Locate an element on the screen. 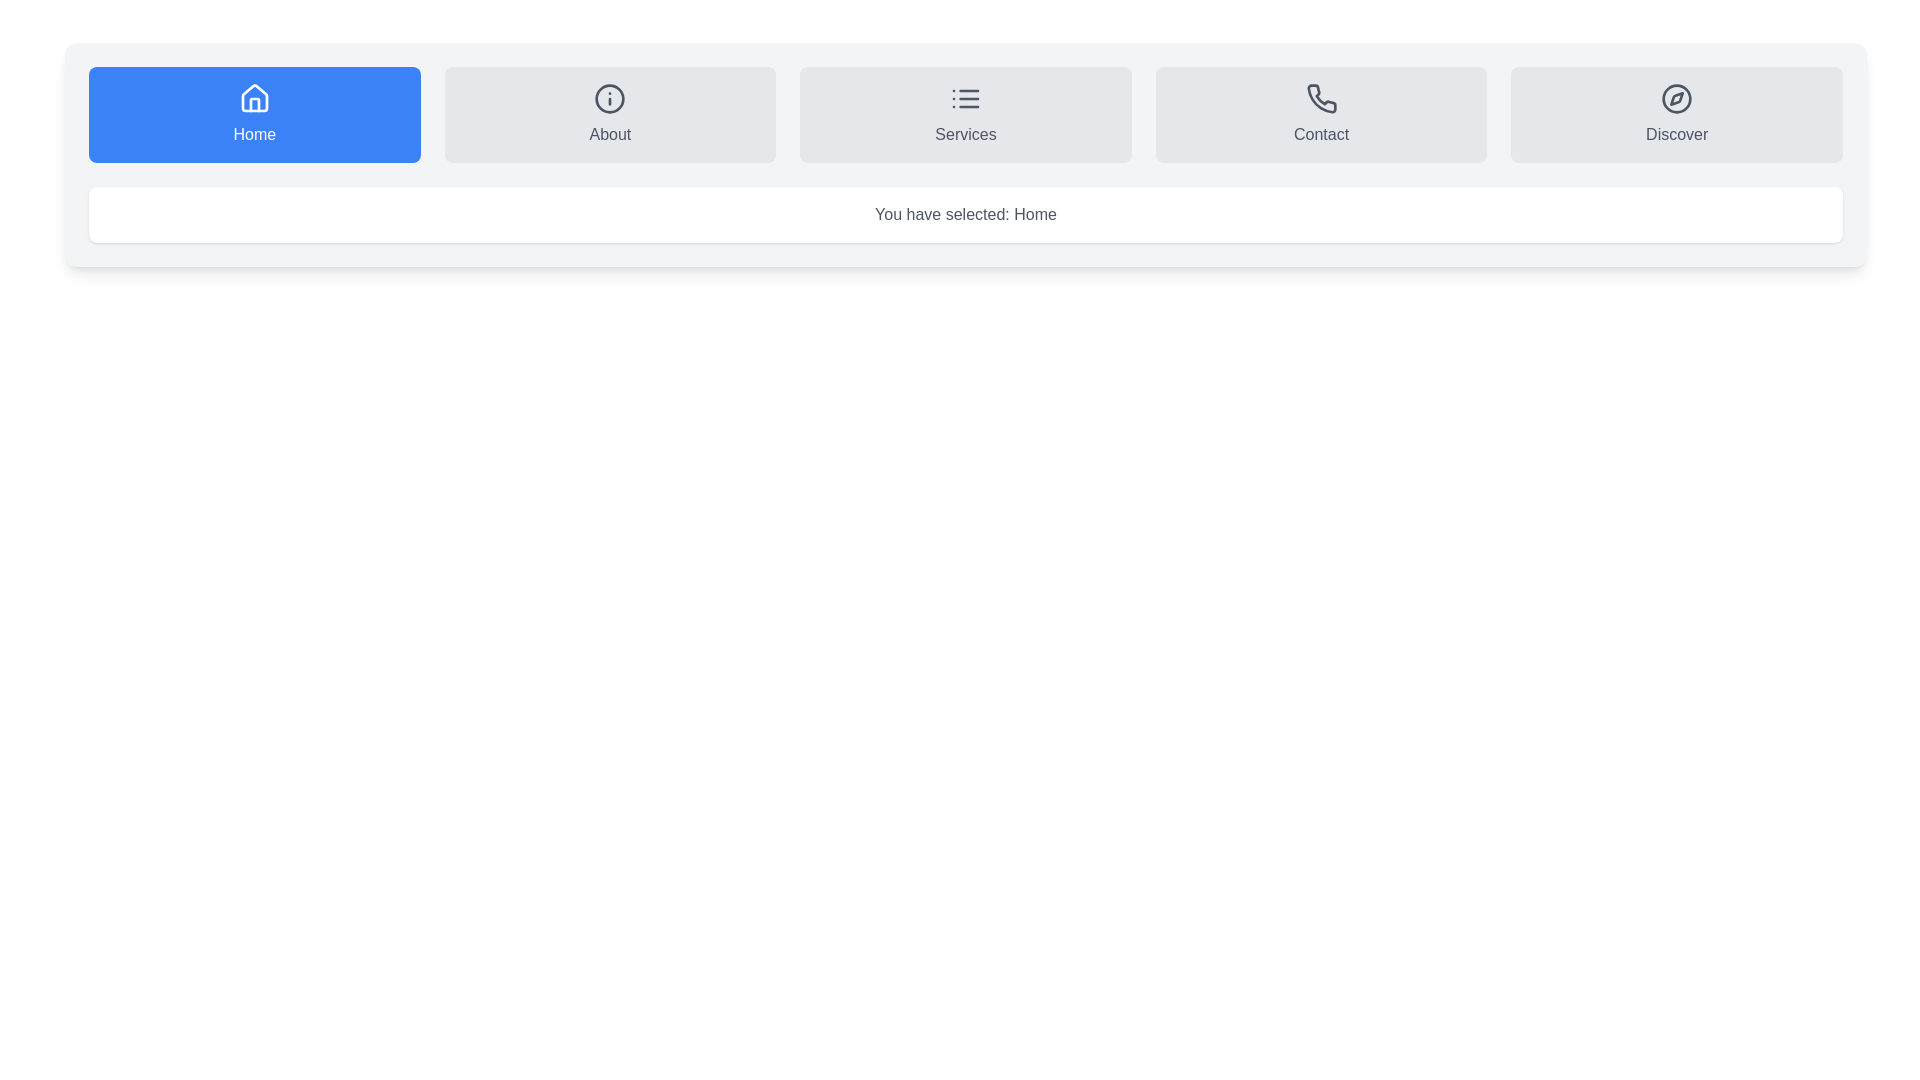  the 'About' navigation button located in the second column of the navigation menu is located at coordinates (609, 115).